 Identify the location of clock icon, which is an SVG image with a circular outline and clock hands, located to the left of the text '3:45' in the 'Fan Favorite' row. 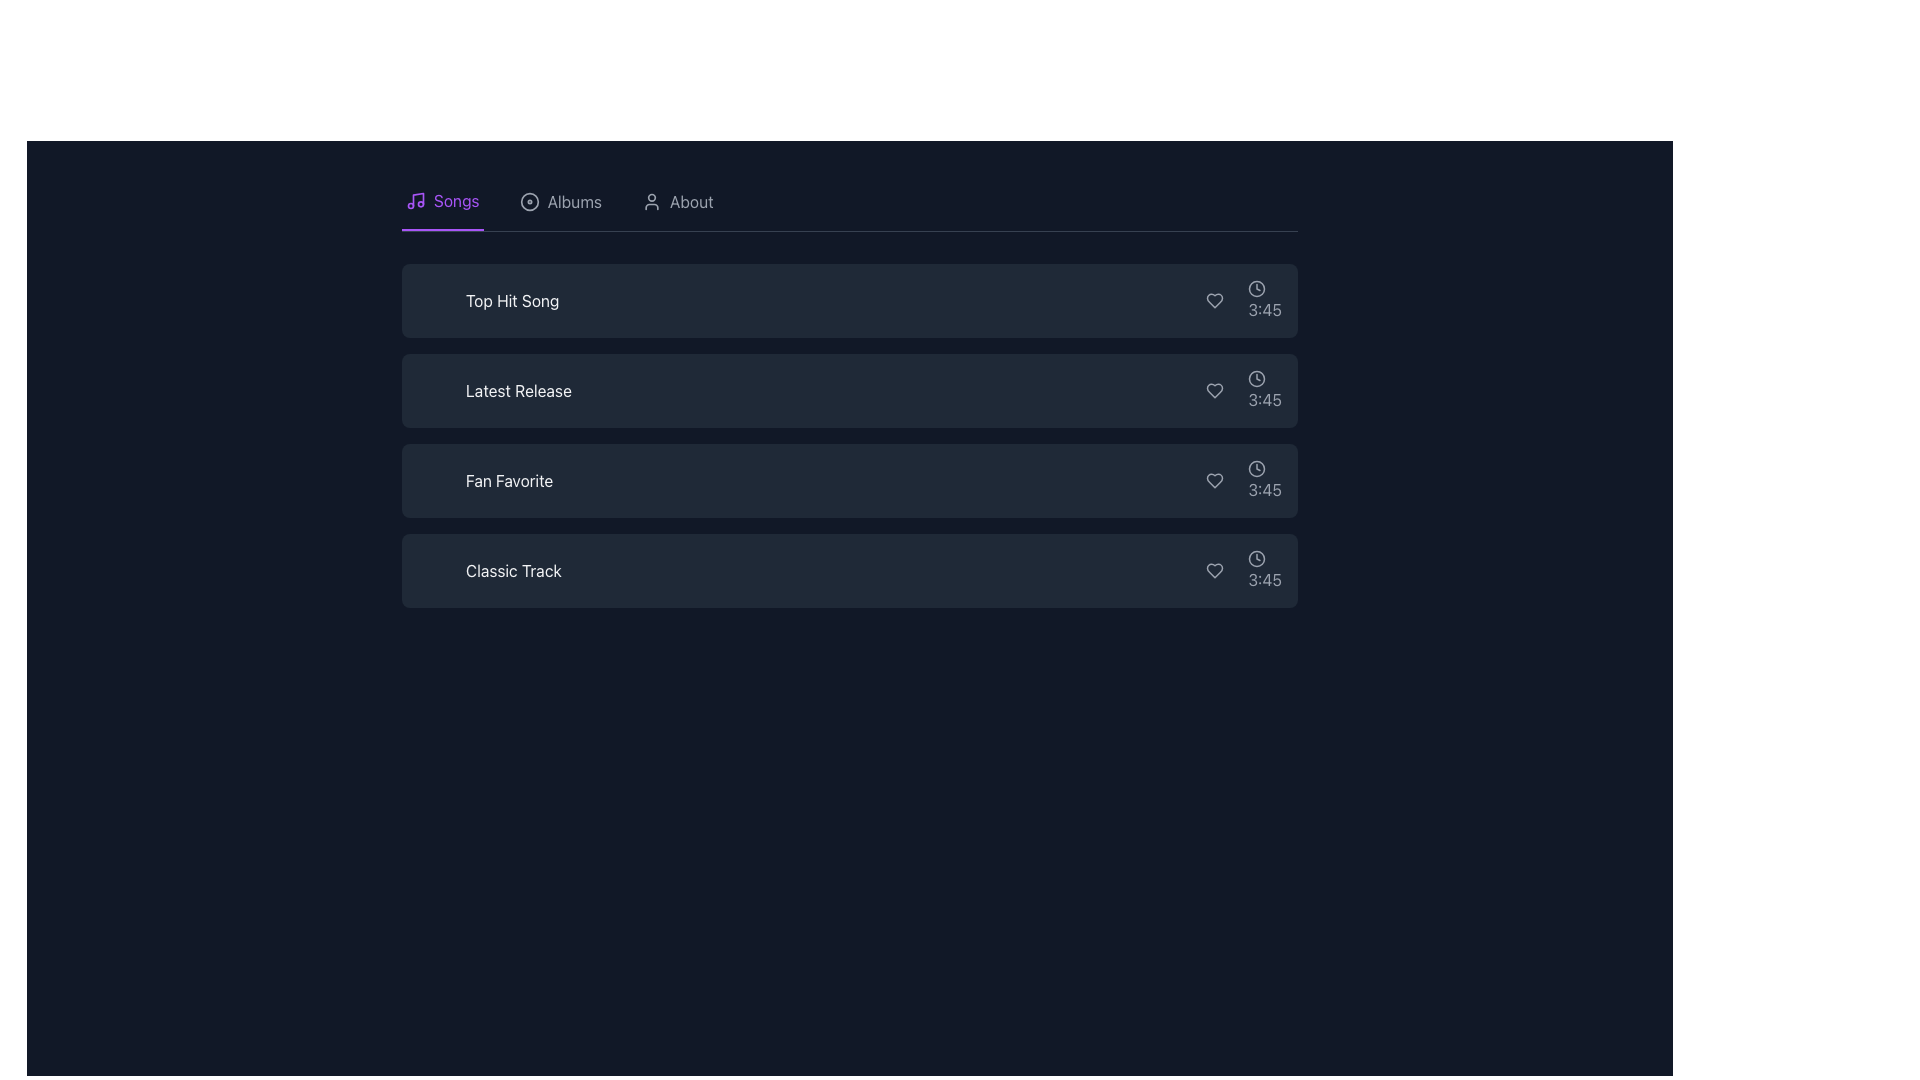
(1256, 469).